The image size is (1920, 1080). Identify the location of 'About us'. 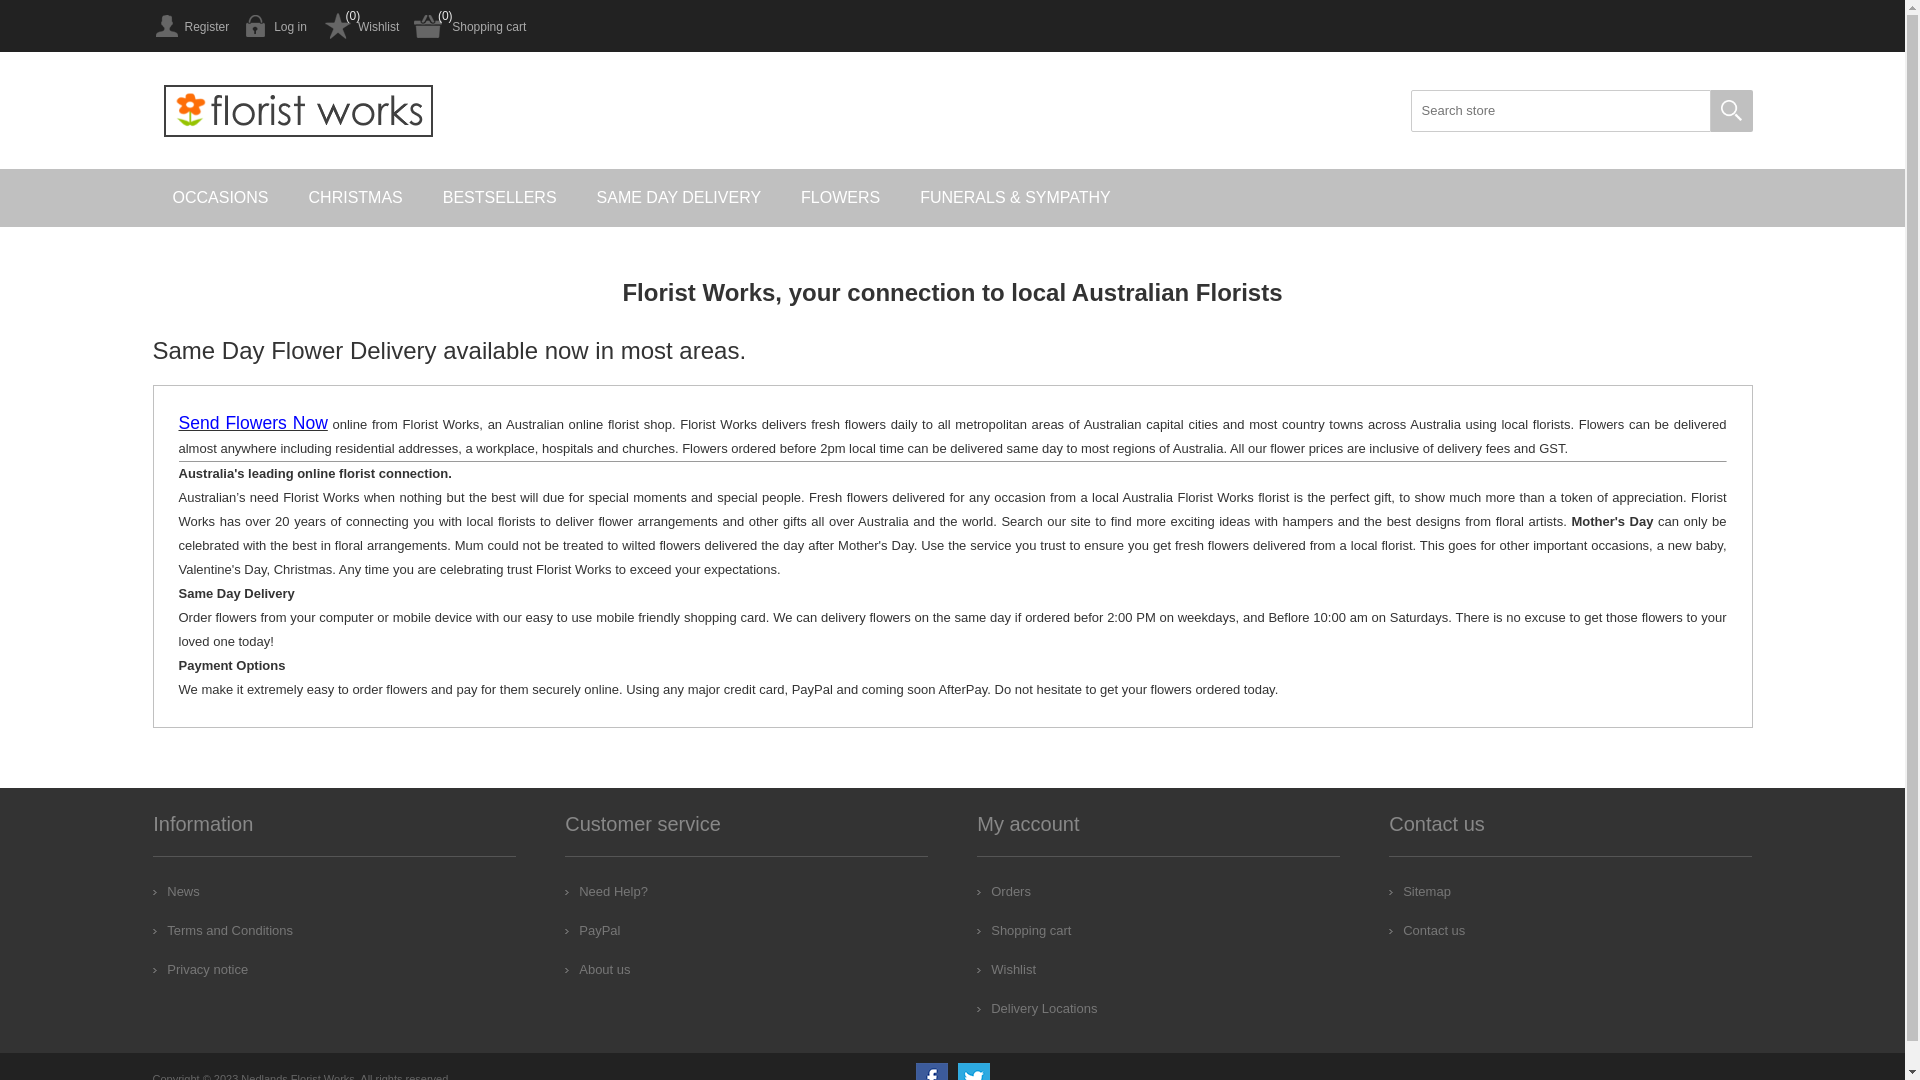
(564, 968).